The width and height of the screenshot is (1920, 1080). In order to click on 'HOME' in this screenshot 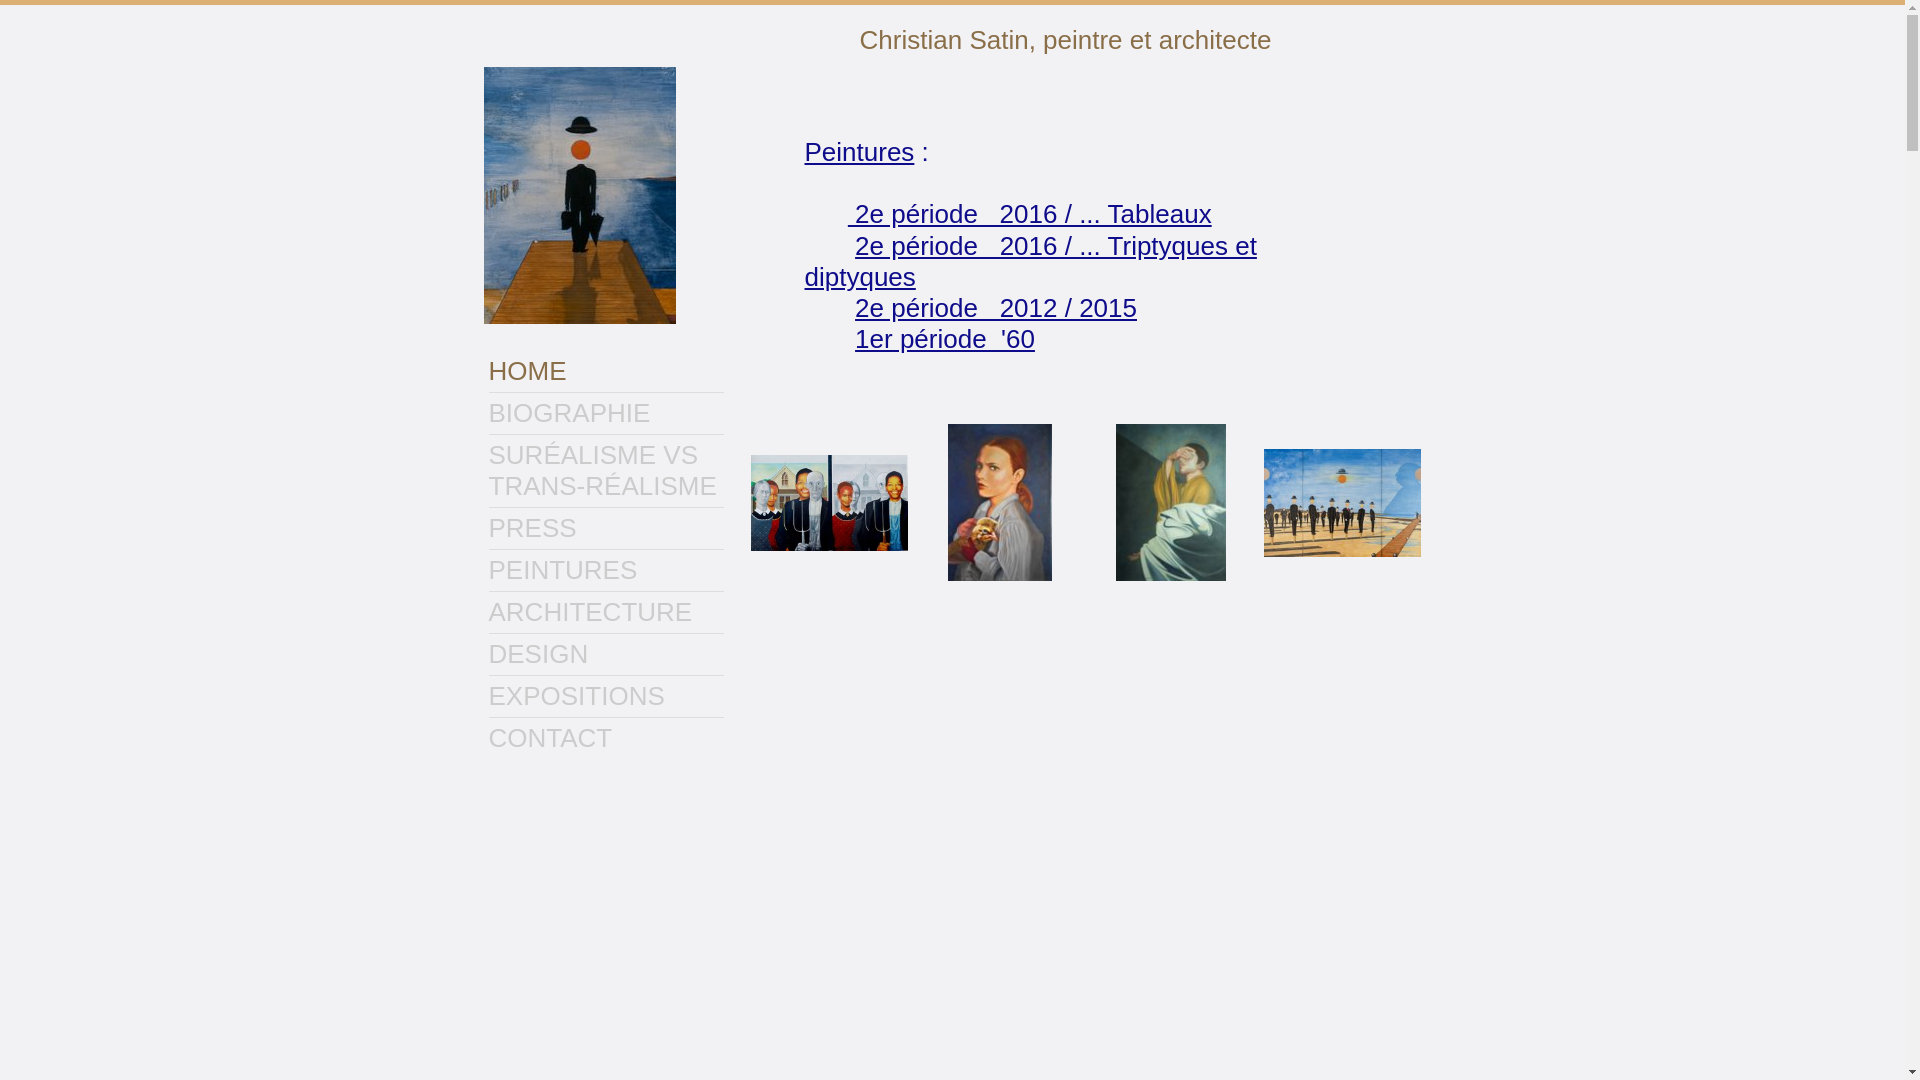, I will do `click(604, 371)`.